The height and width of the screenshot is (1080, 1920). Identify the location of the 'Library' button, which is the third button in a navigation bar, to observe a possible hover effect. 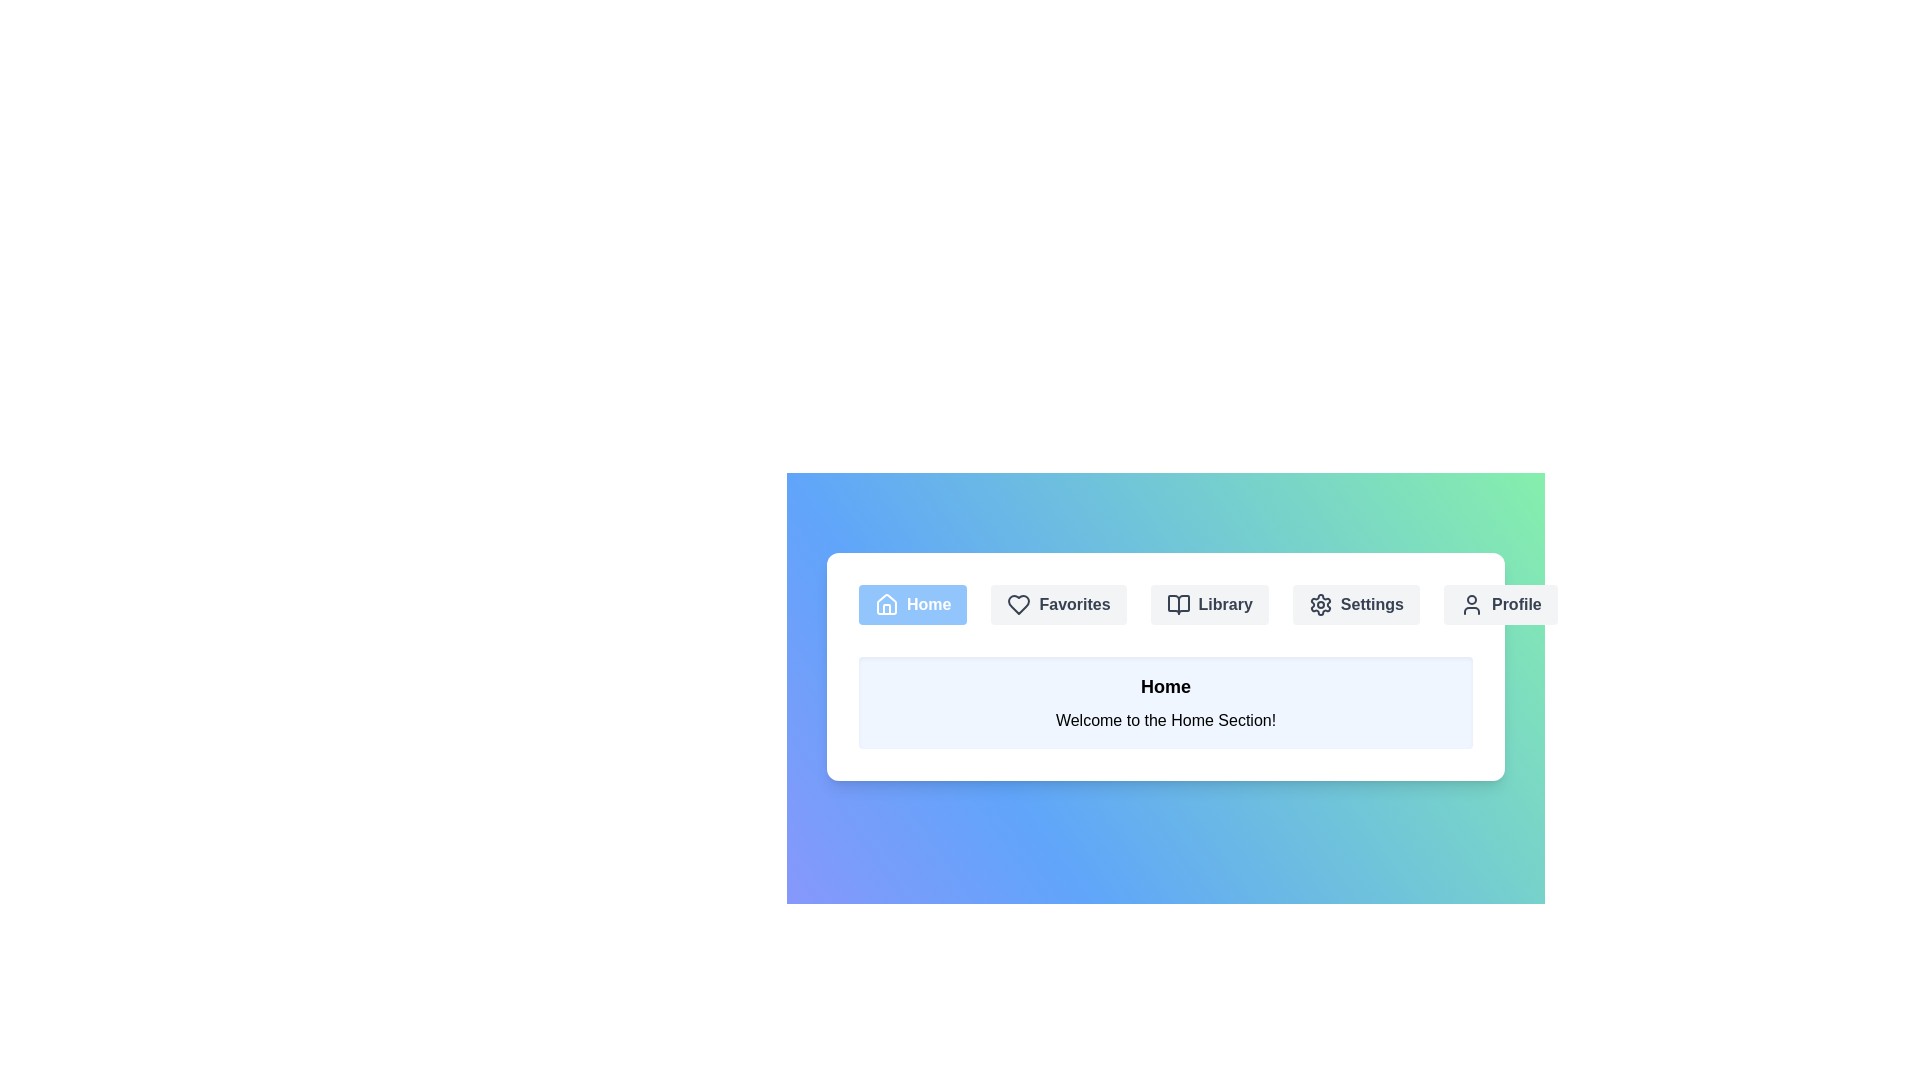
(1208, 604).